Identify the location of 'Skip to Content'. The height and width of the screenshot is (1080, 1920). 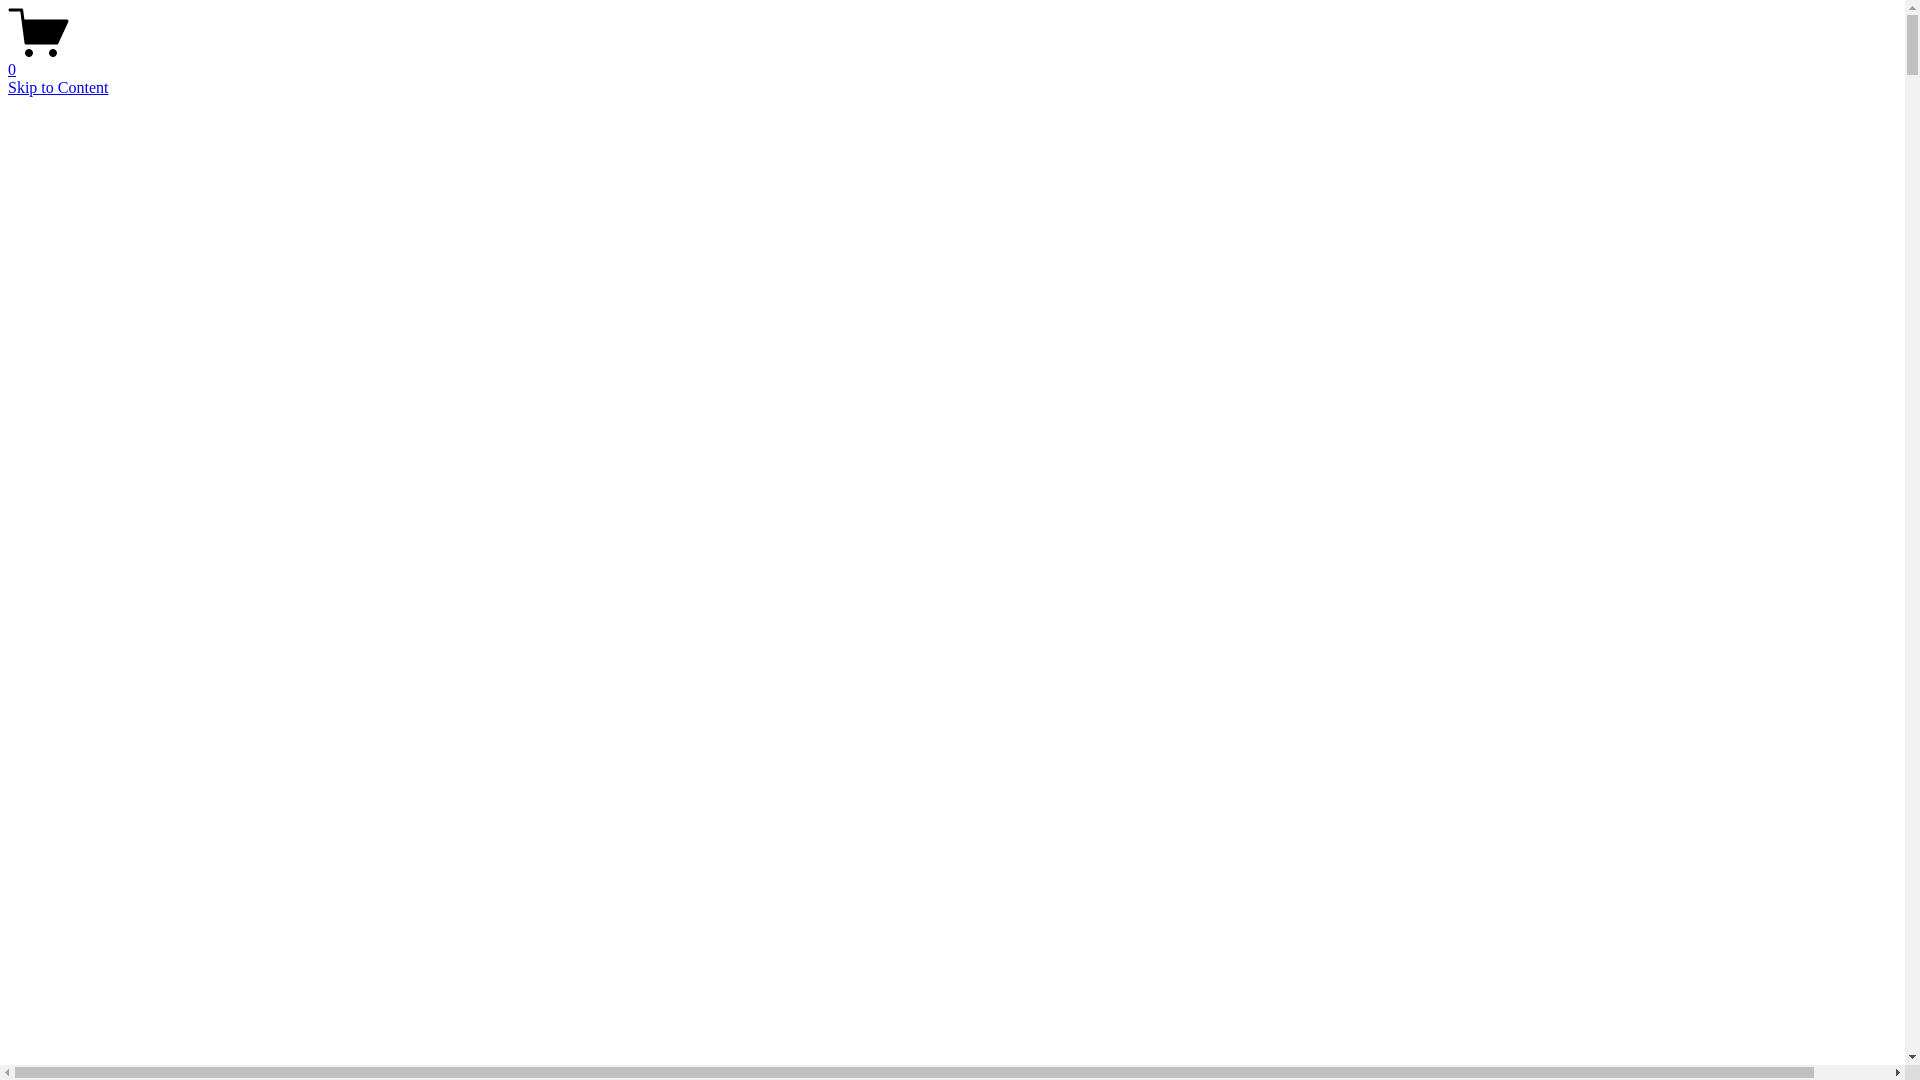
(57, 86).